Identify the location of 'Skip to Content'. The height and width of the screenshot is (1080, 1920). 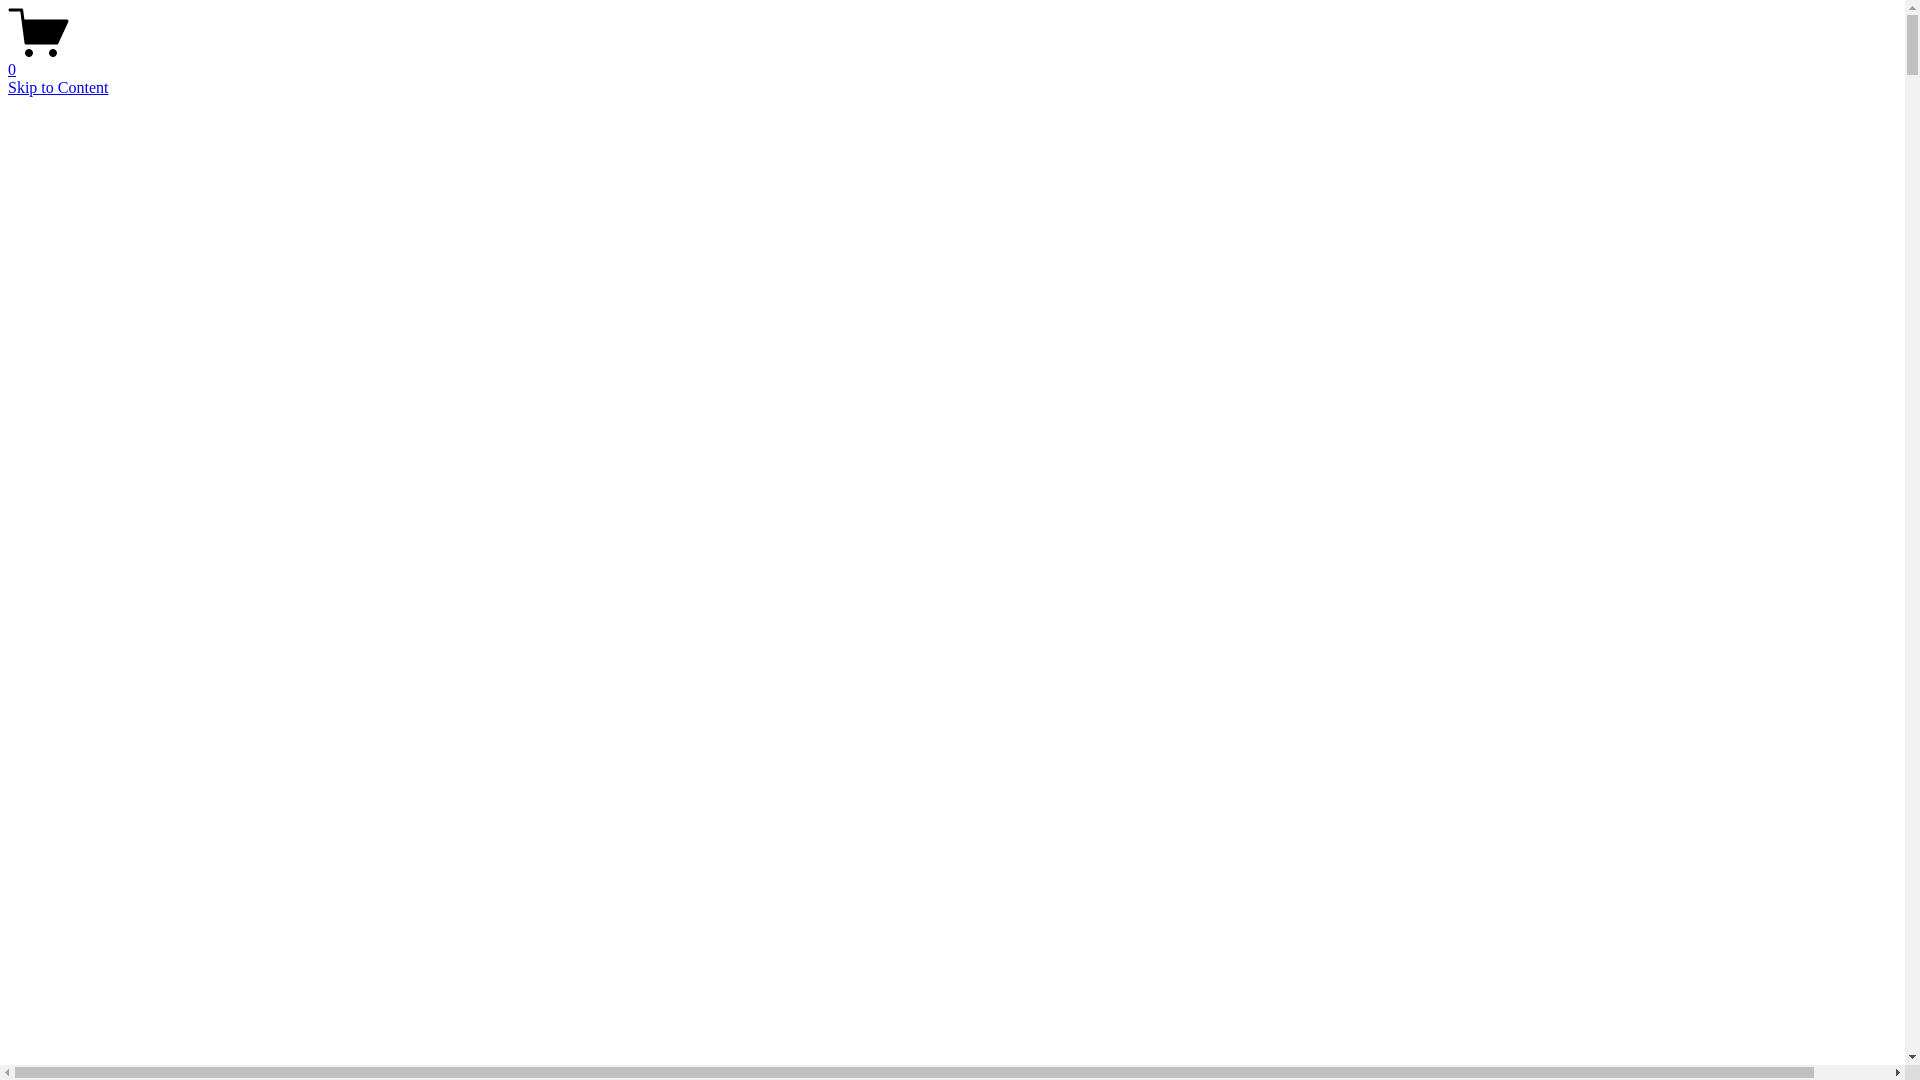
(57, 86).